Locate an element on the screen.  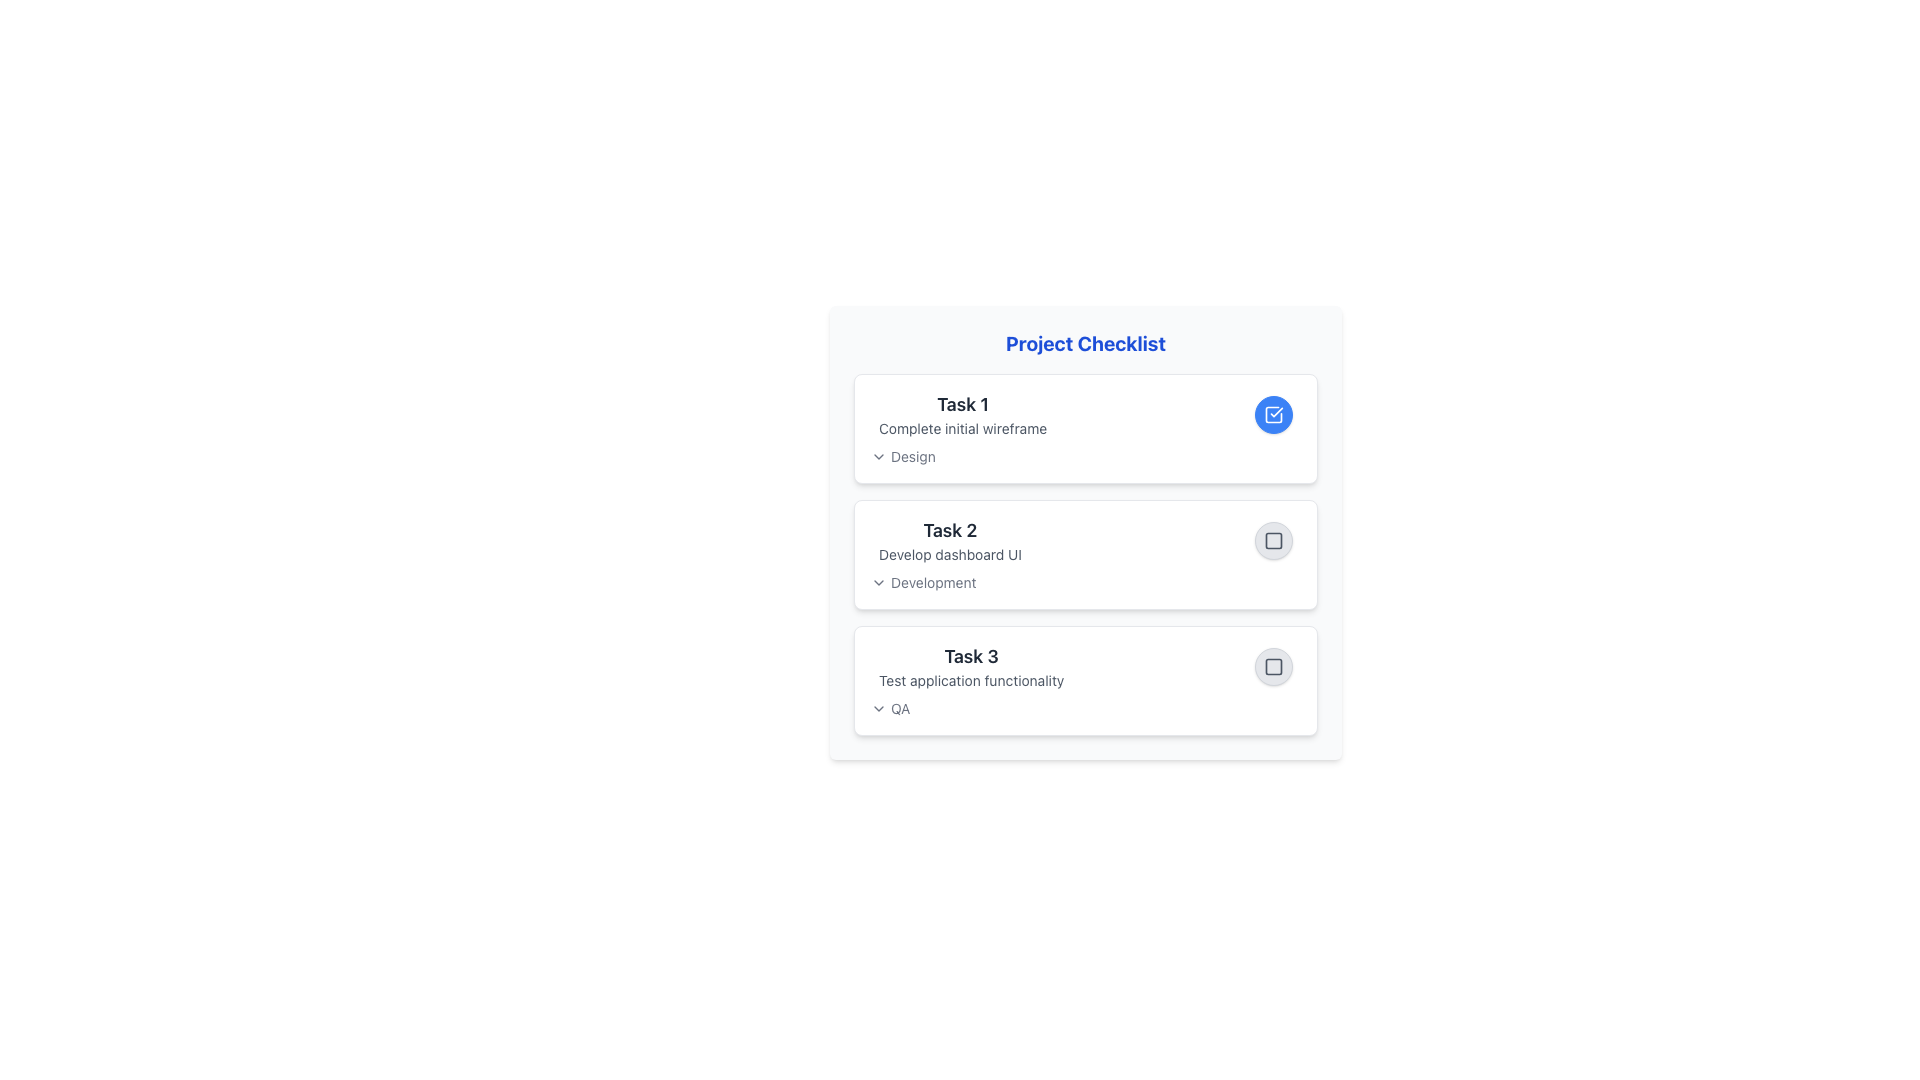
the square-shaped icon located to the right of the text content in the second task item of the vertically aligned list is located at coordinates (1272, 540).